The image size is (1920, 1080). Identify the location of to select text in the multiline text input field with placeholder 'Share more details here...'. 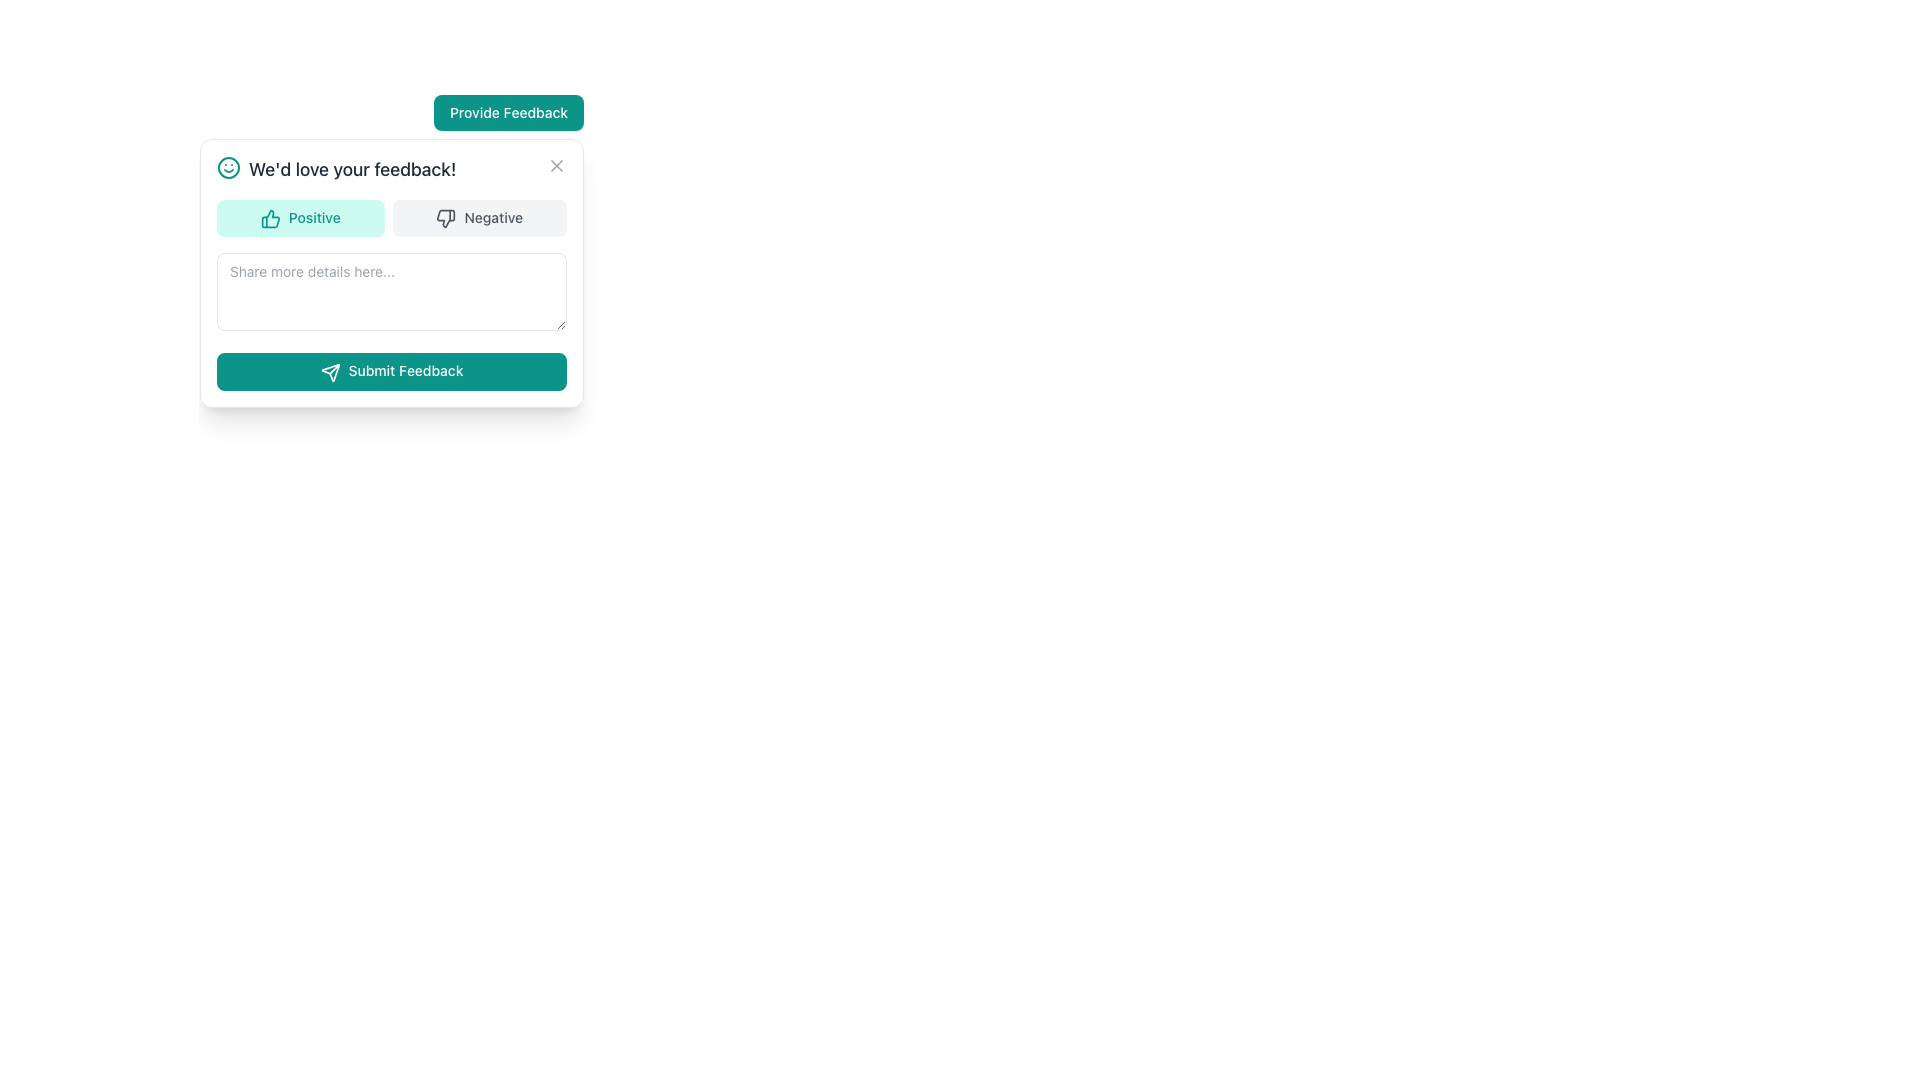
(392, 292).